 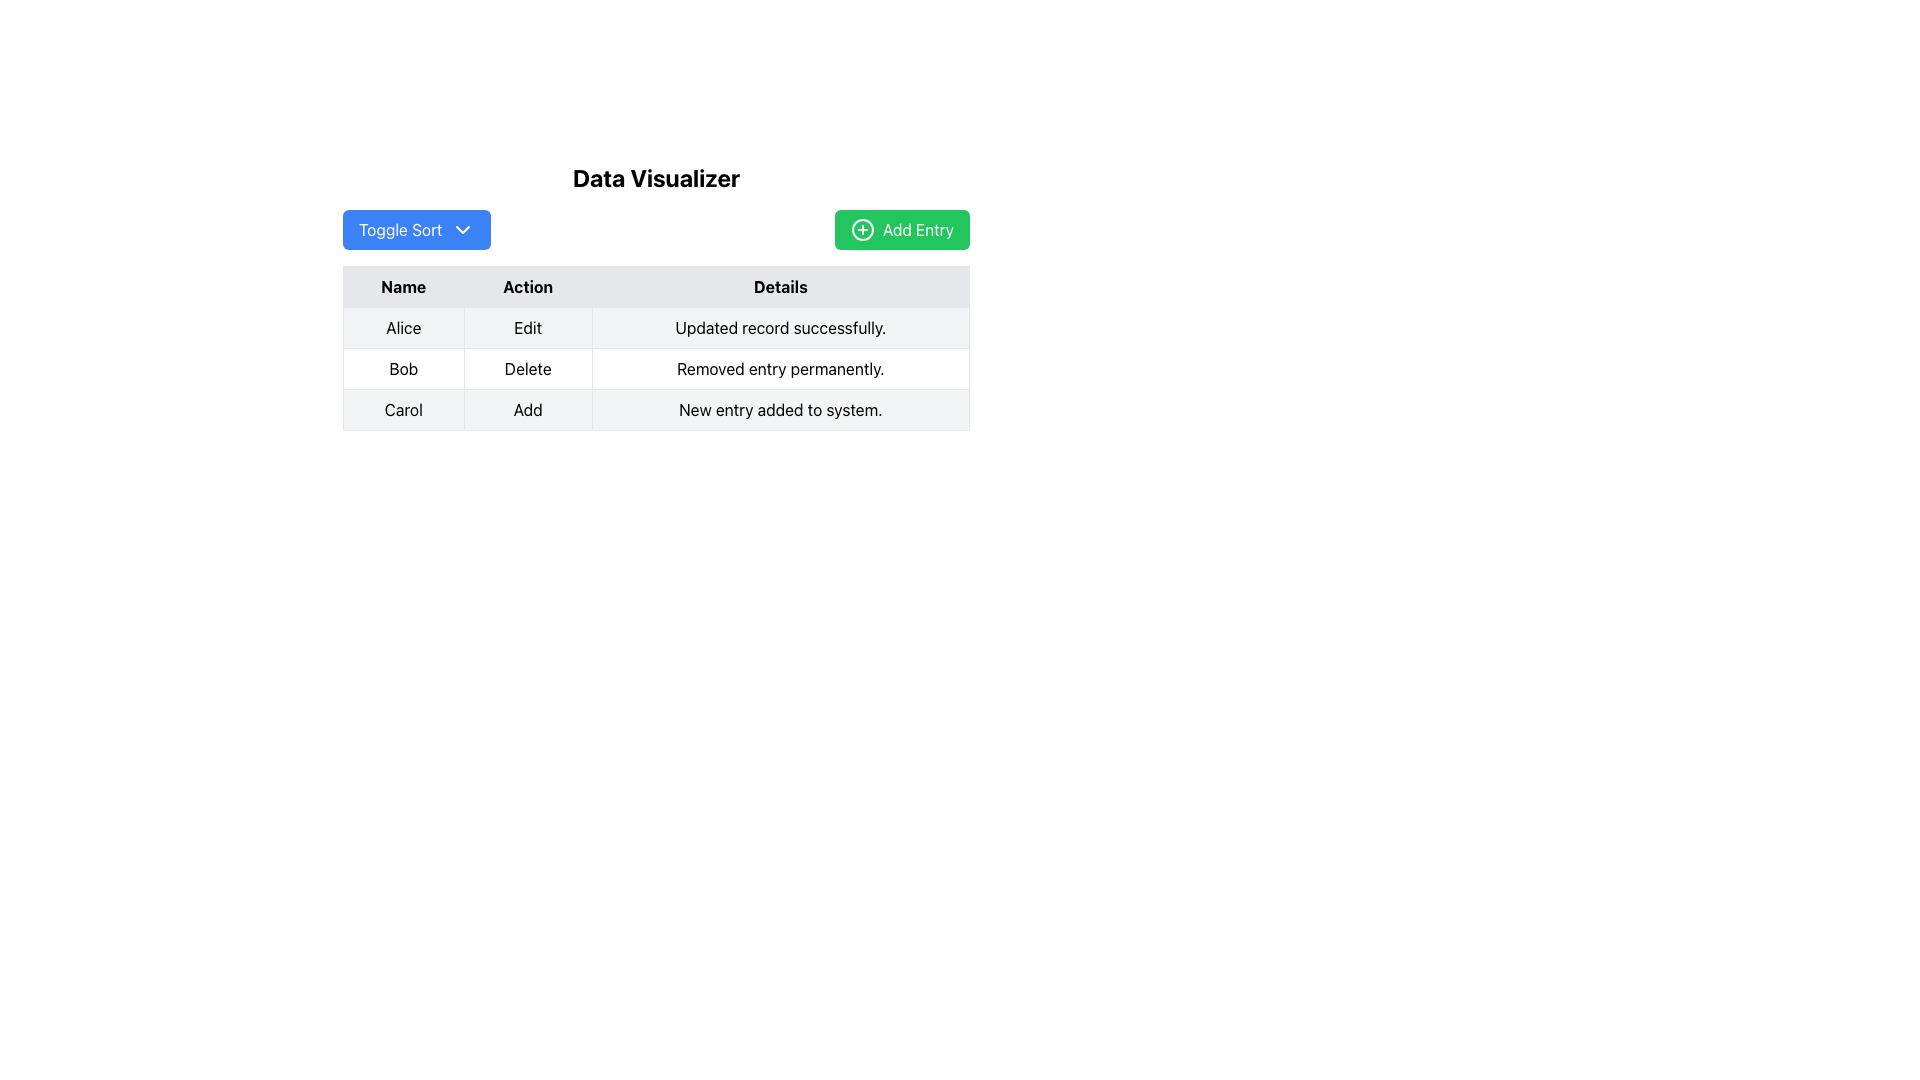 I want to click on the Toolbar containing the 'Toggle Sort' and 'Add Entry' buttons, so click(x=656, y=229).